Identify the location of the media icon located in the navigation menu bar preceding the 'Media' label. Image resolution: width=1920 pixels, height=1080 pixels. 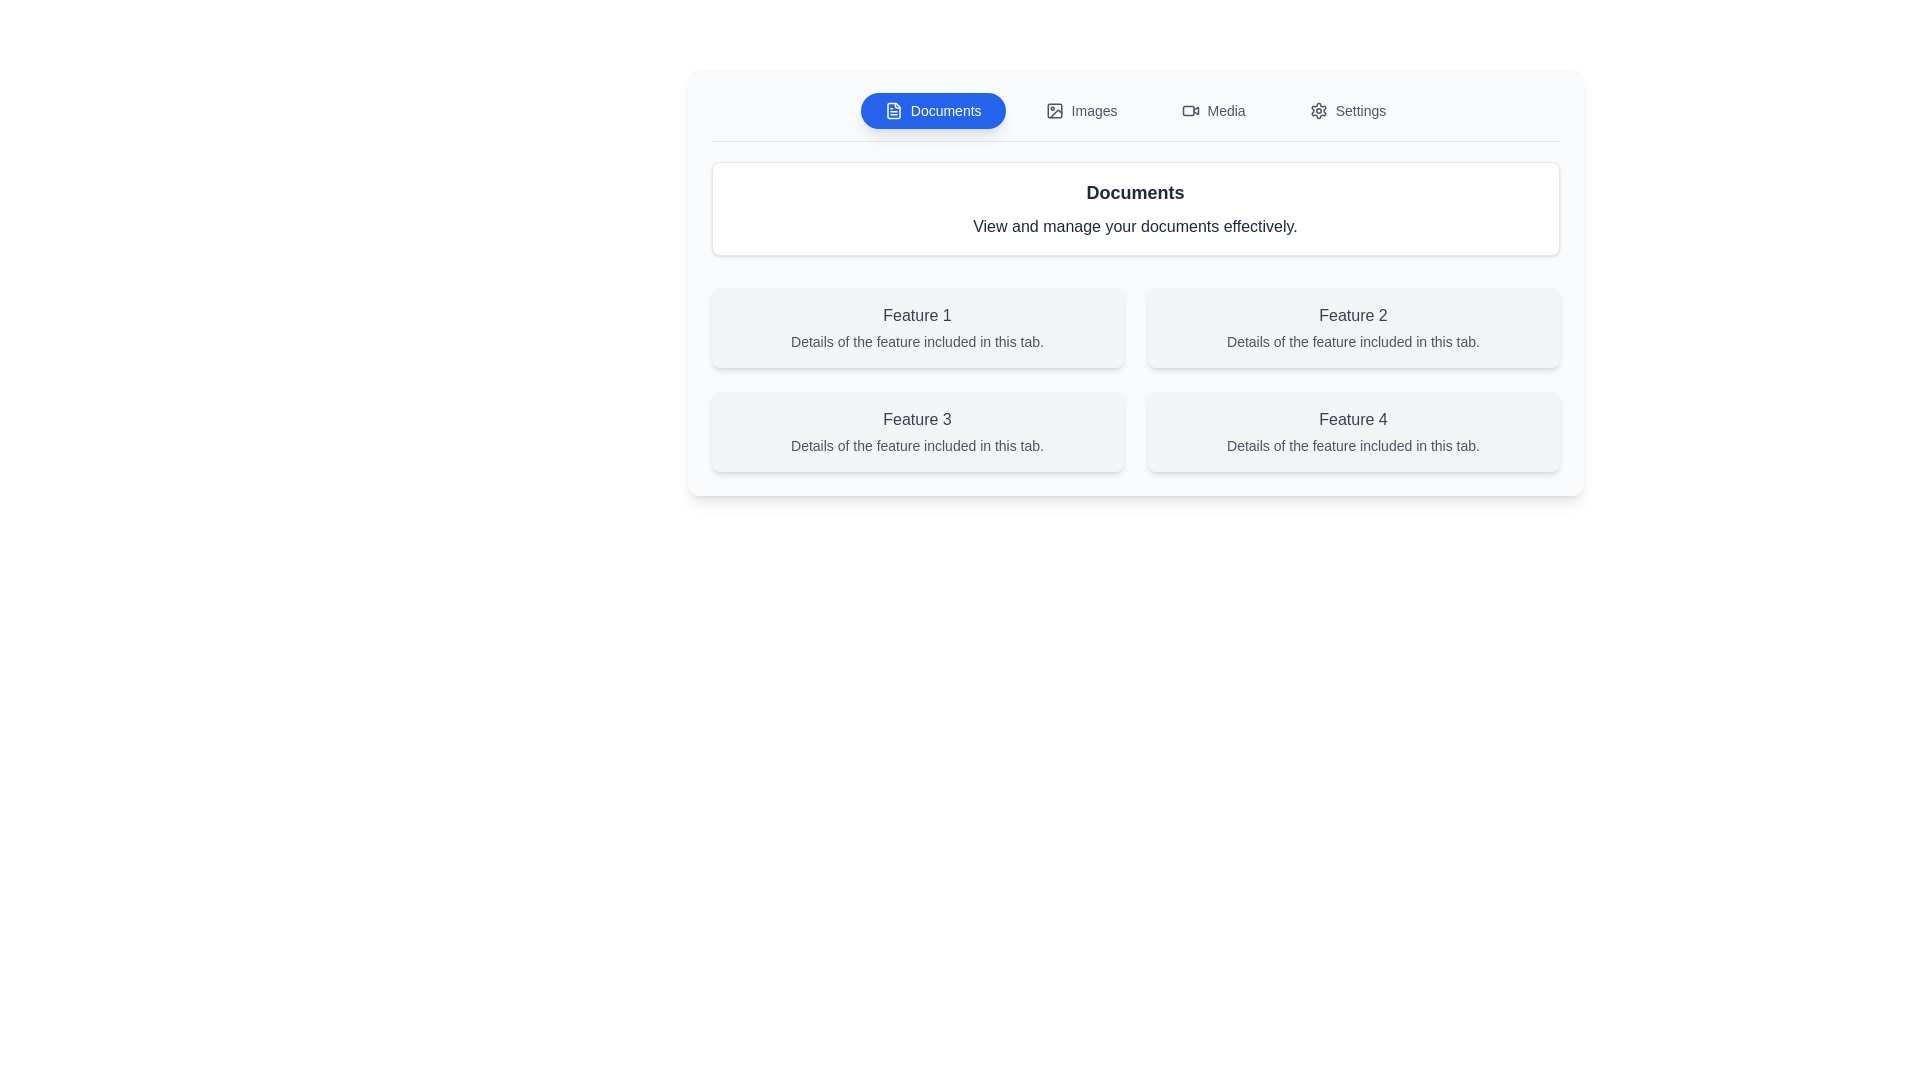
(1190, 111).